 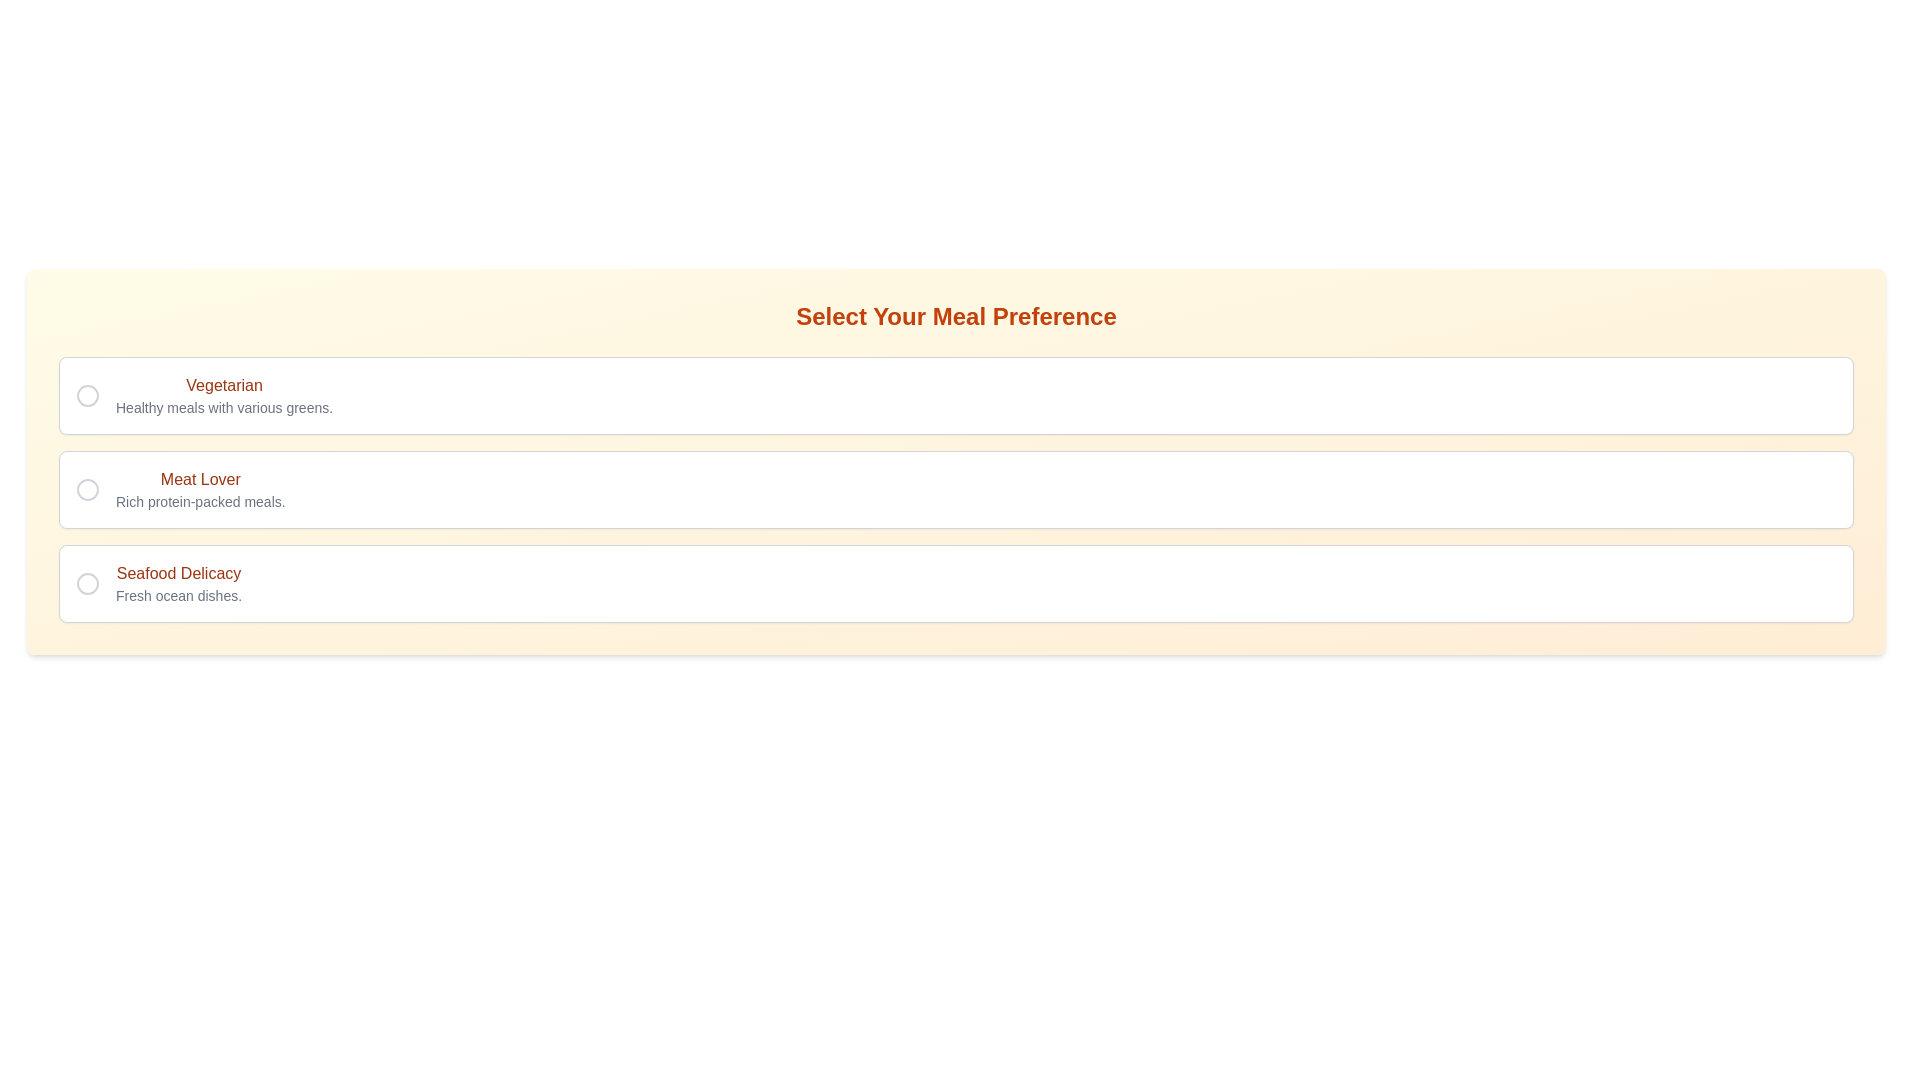 What do you see at coordinates (86, 489) in the screenshot?
I see `the SVG Circle indicator for the 'Meat Lover' option, which is centrally aligned with the option's vertical axis and located to the left of the text` at bounding box center [86, 489].